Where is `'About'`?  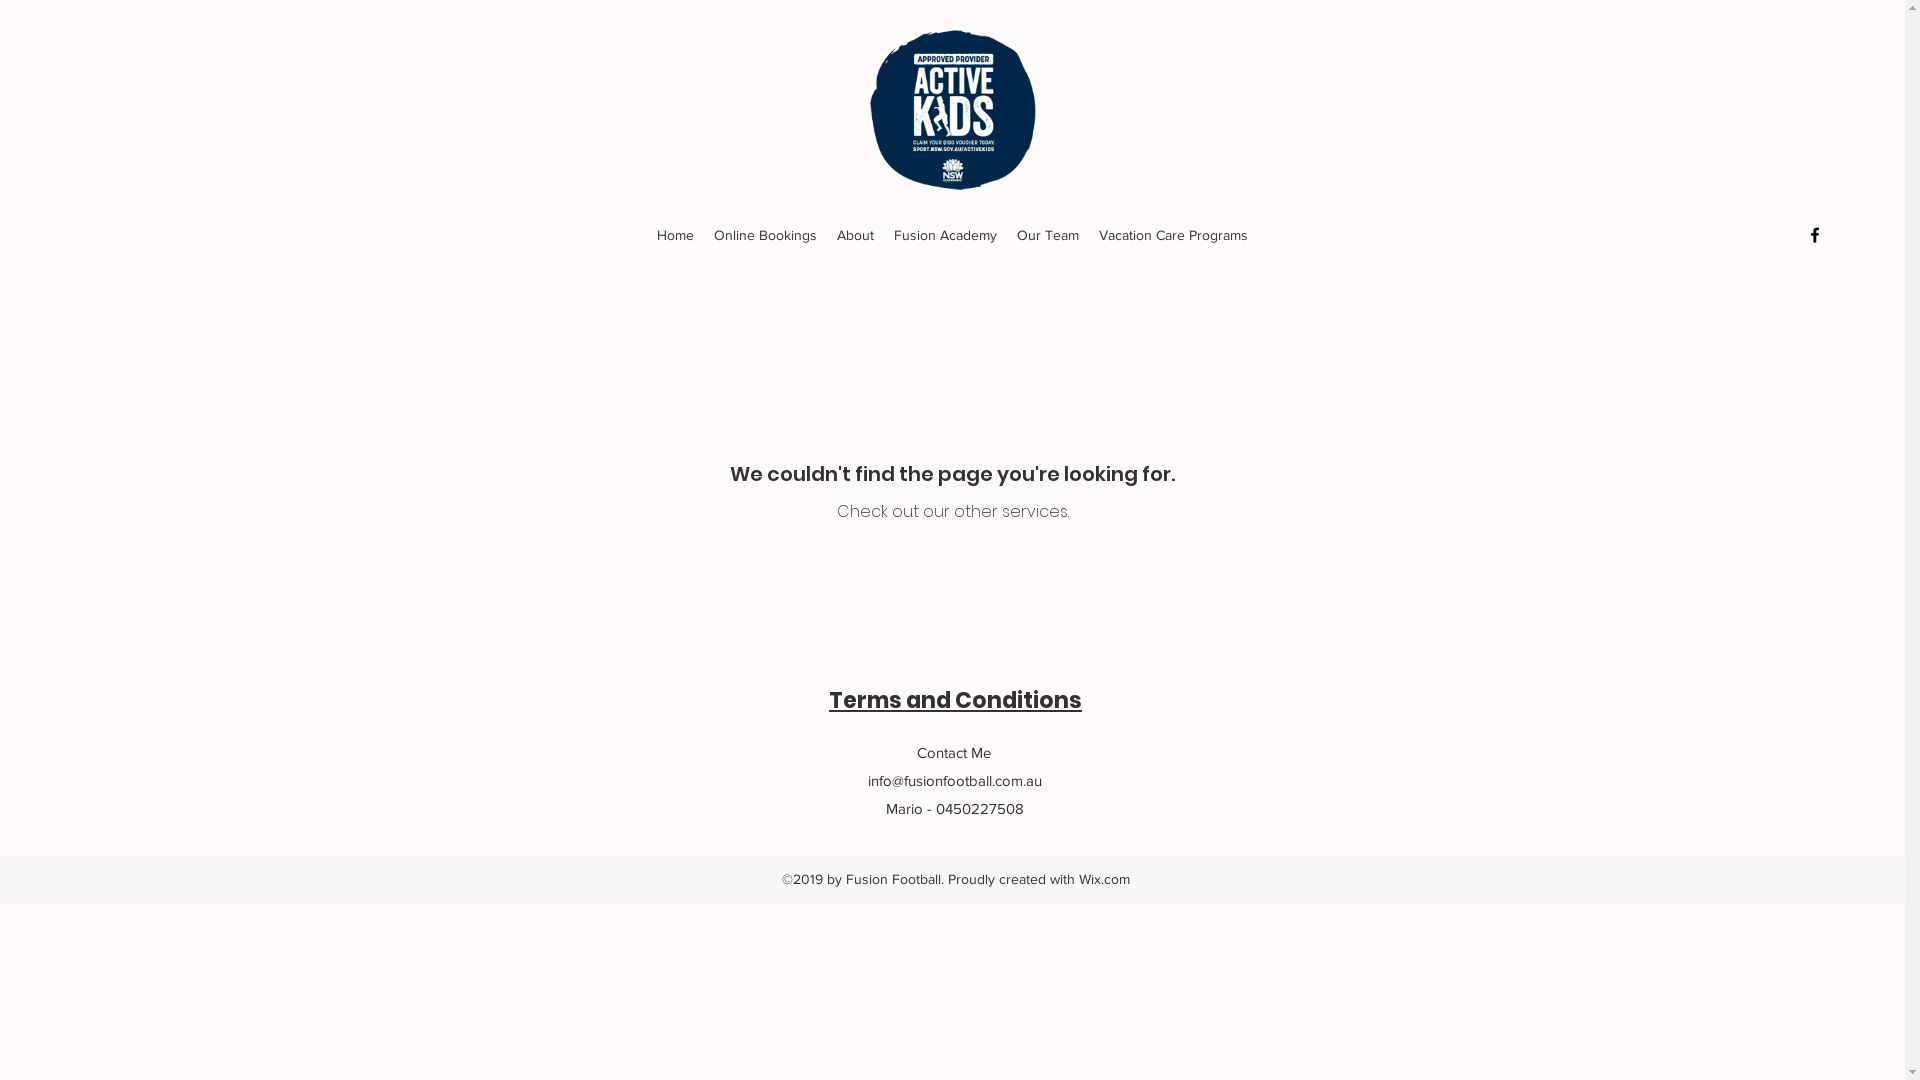 'About' is located at coordinates (855, 234).